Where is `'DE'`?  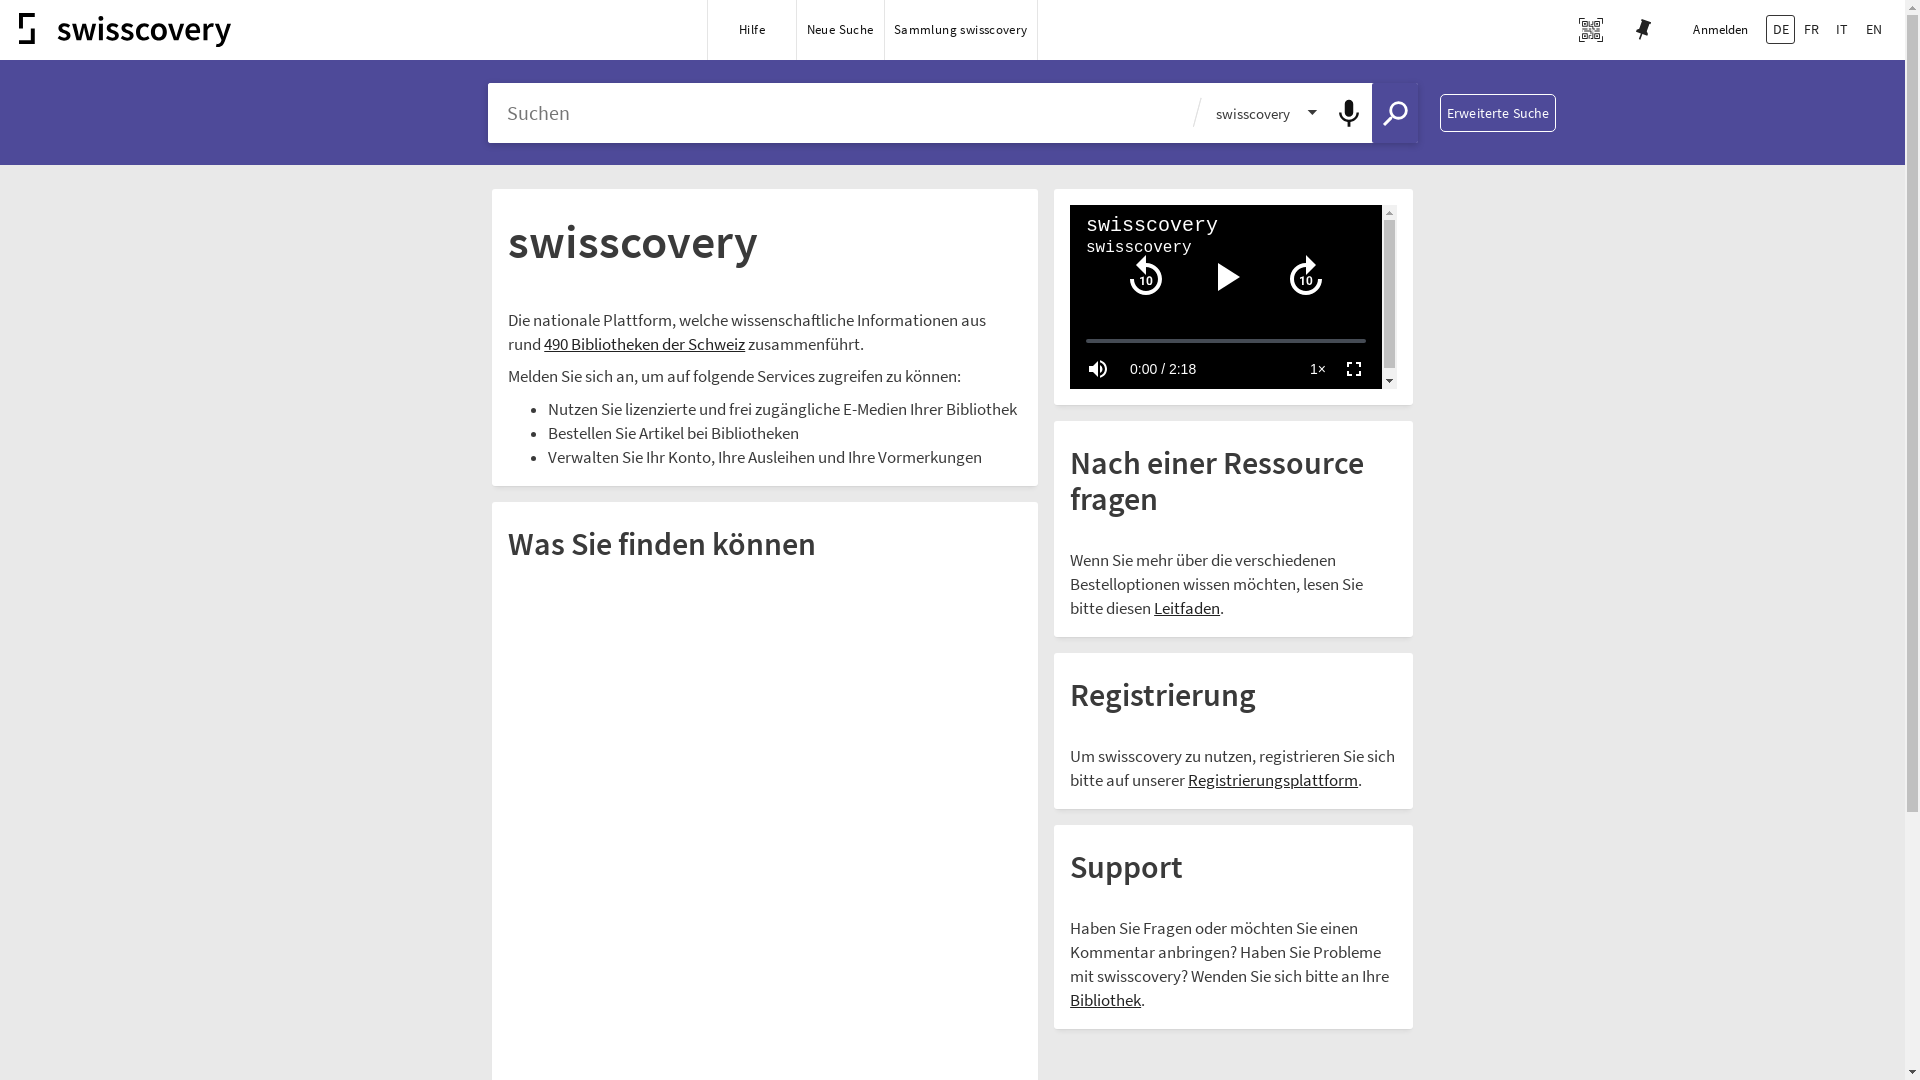
'DE' is located at coordinates (1766, 29).